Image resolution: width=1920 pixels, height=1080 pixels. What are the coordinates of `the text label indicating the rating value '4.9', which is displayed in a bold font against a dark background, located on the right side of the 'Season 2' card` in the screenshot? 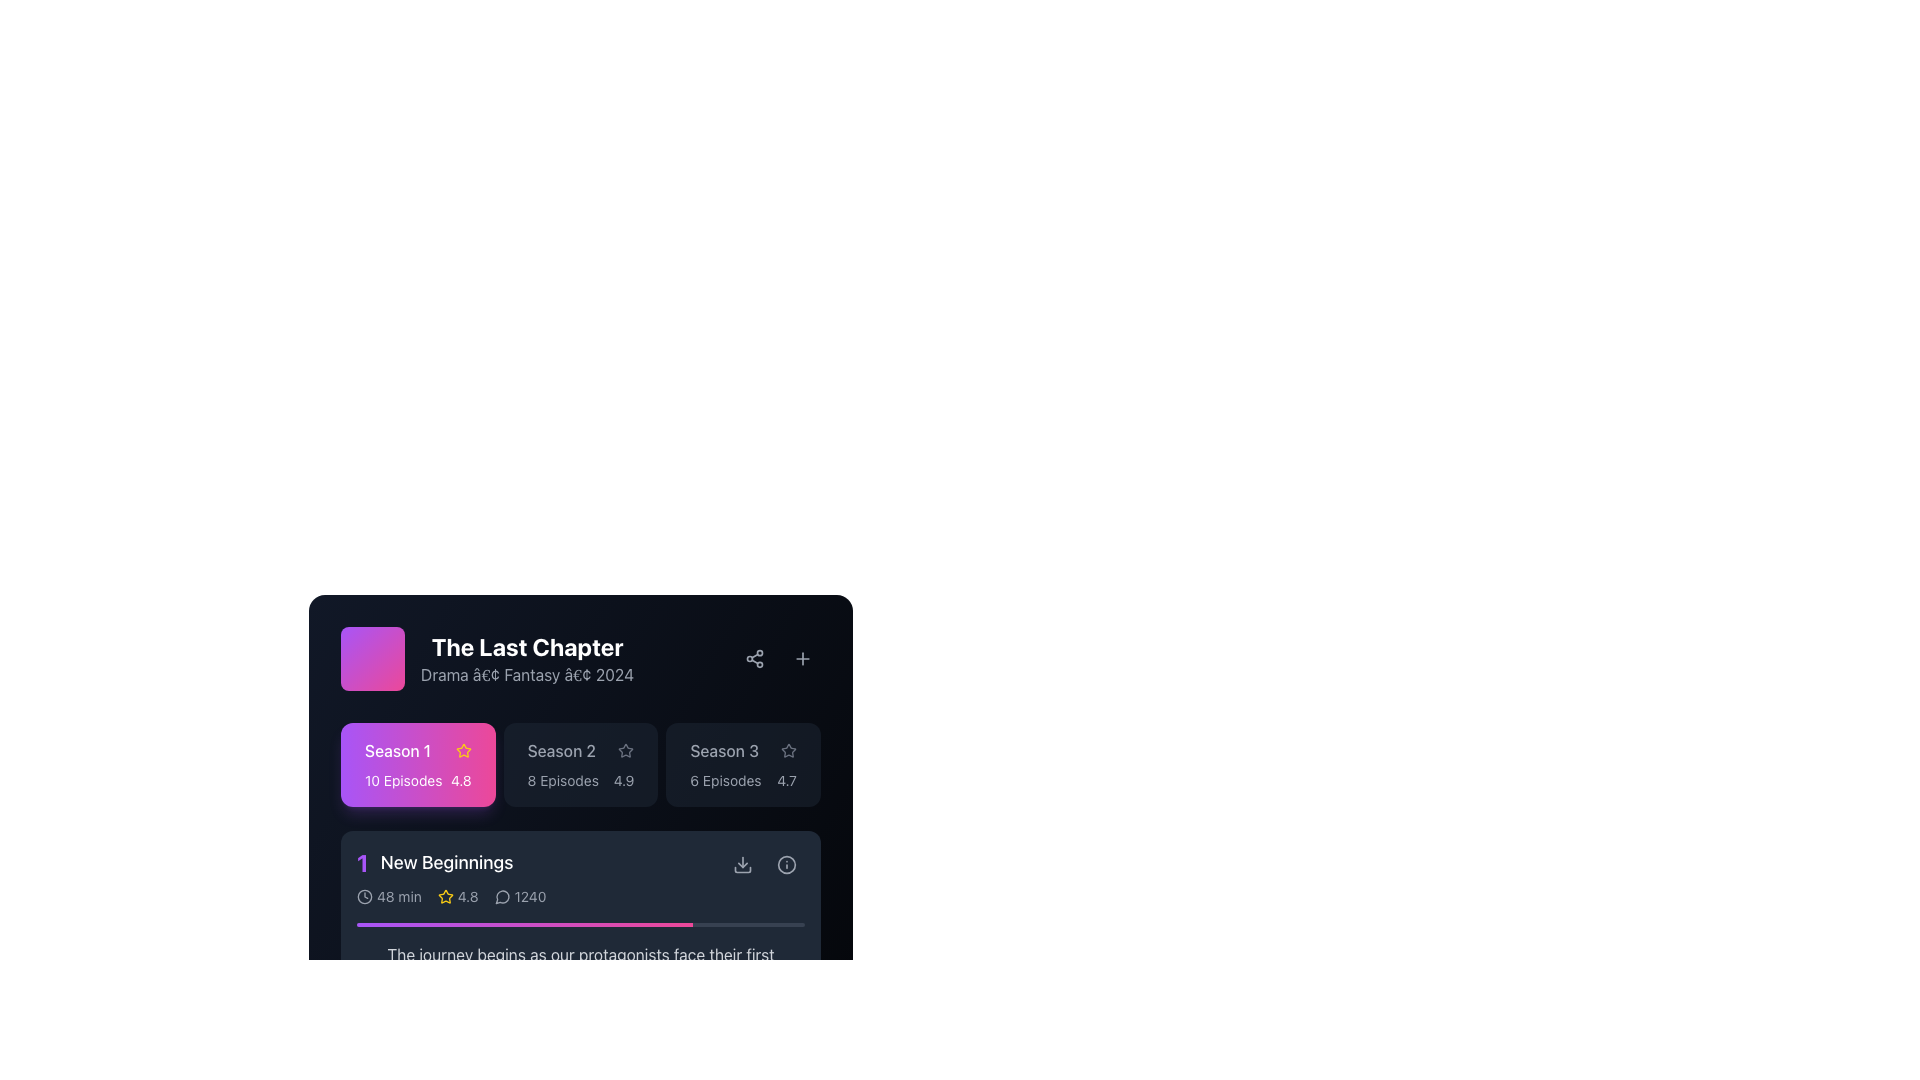 It's located at (623, 779).